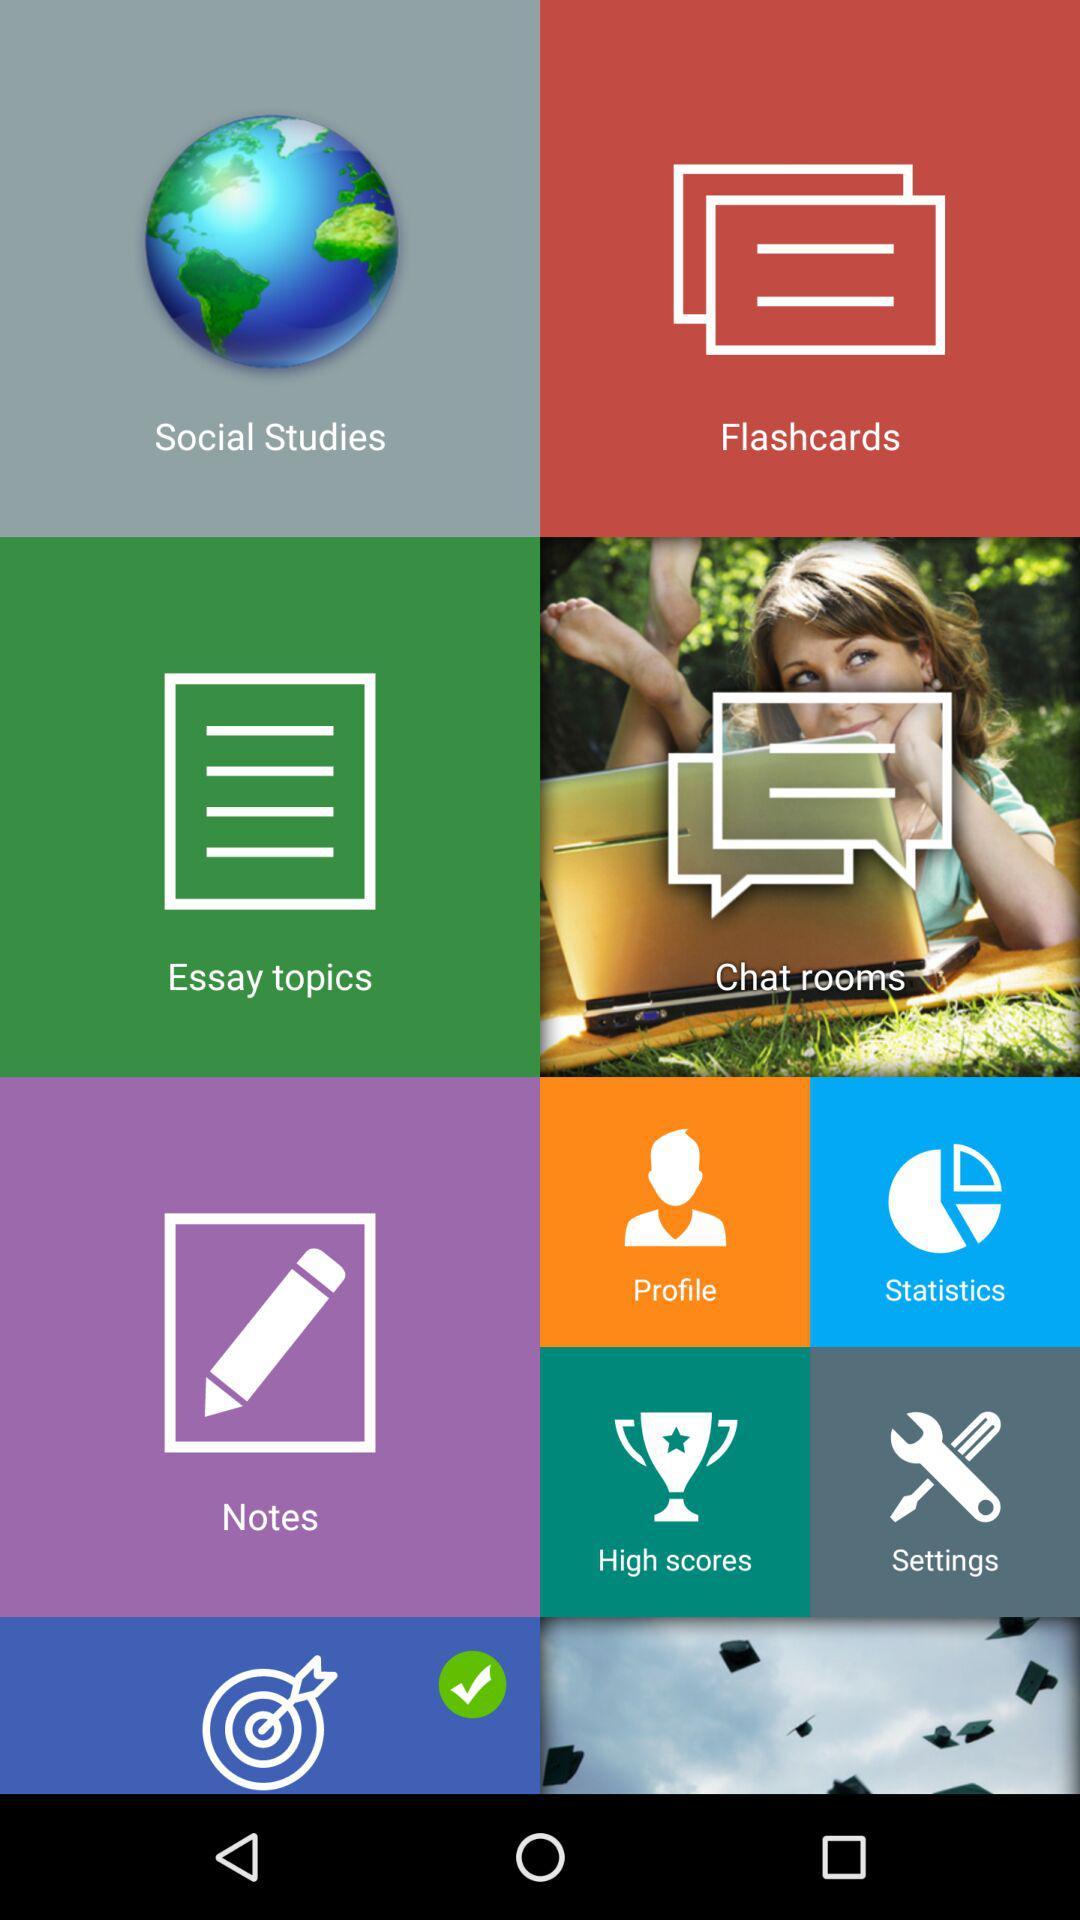 The image size is (1080, 1920). What do you see at coordinates (675, 1211) in the screenshot?
I see `the icon next to the essay topics icon` at bounding box center [675, 1211].